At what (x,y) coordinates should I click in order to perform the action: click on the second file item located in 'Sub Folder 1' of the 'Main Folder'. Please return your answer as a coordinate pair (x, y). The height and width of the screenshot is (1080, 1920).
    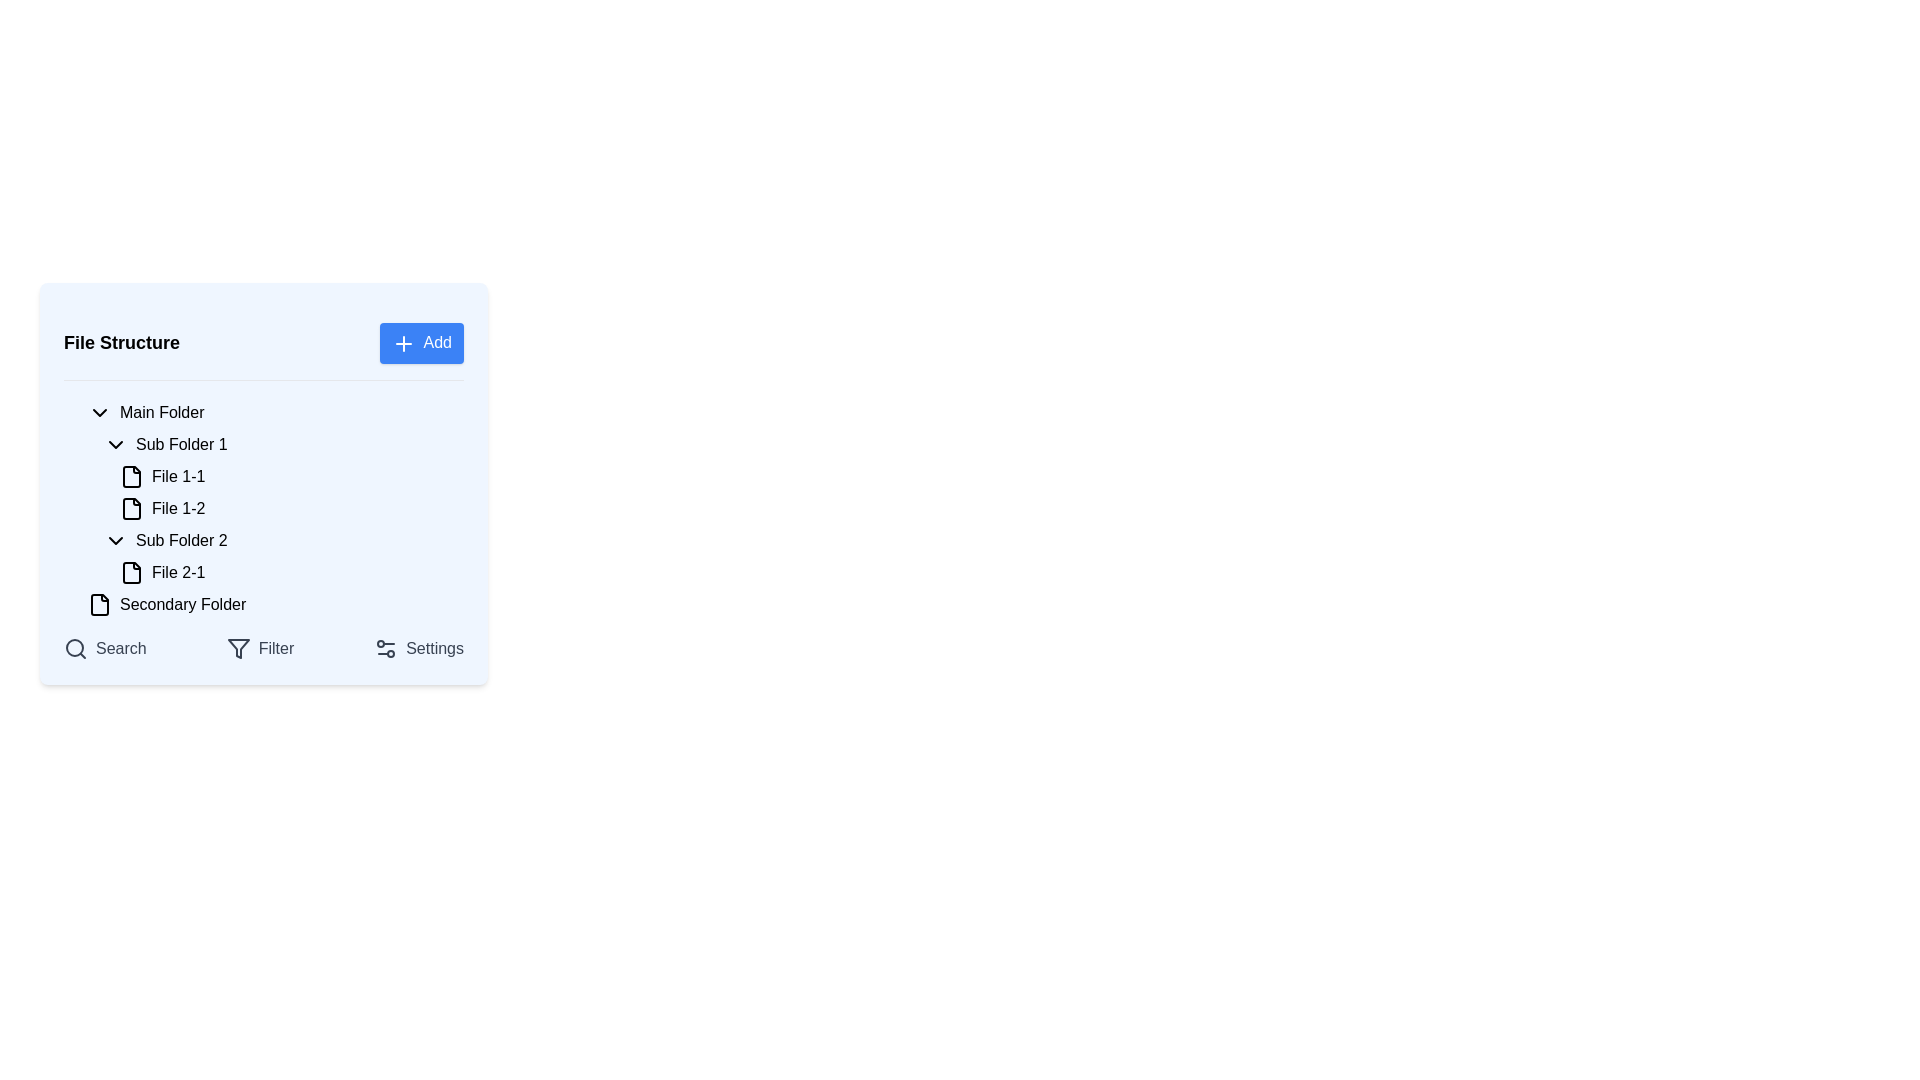
    Looking at the image, I should click on (263, 507).